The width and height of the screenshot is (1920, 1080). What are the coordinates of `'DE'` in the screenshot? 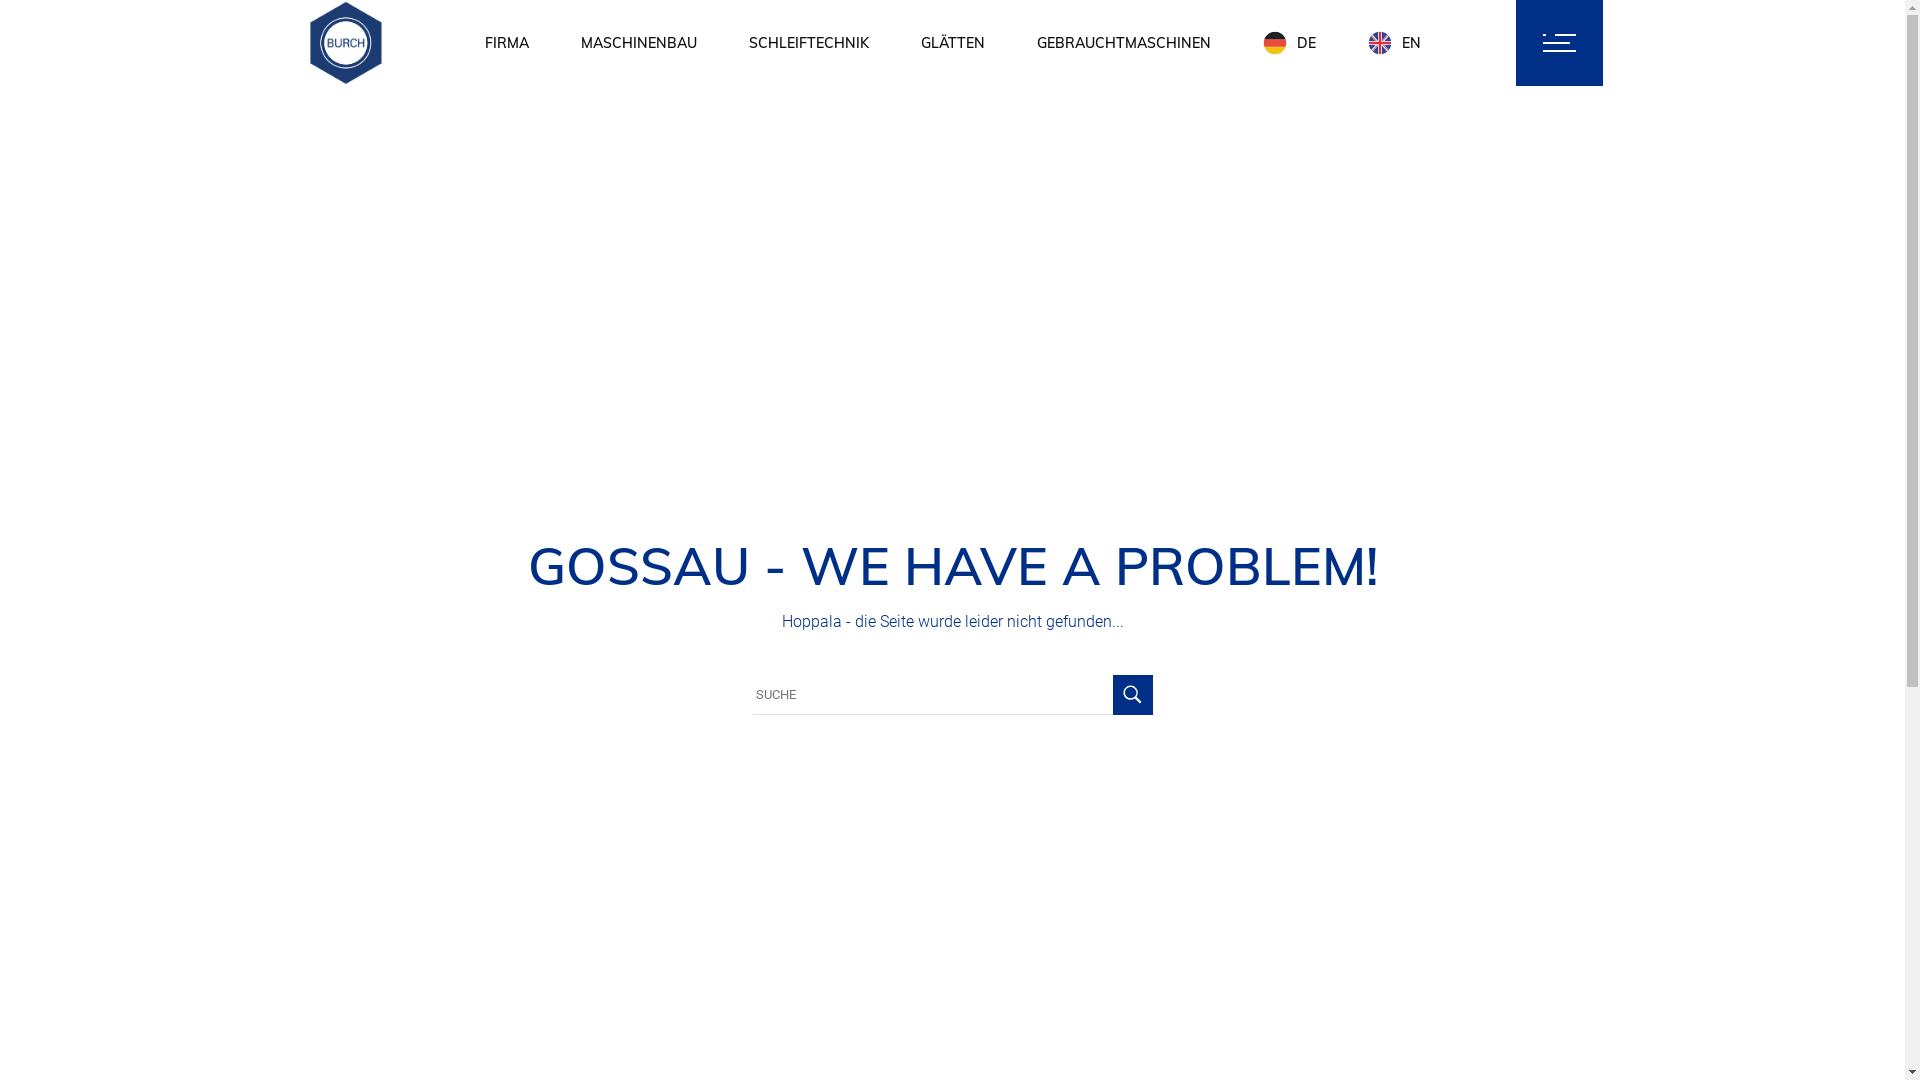 It's located at (1288, 42).